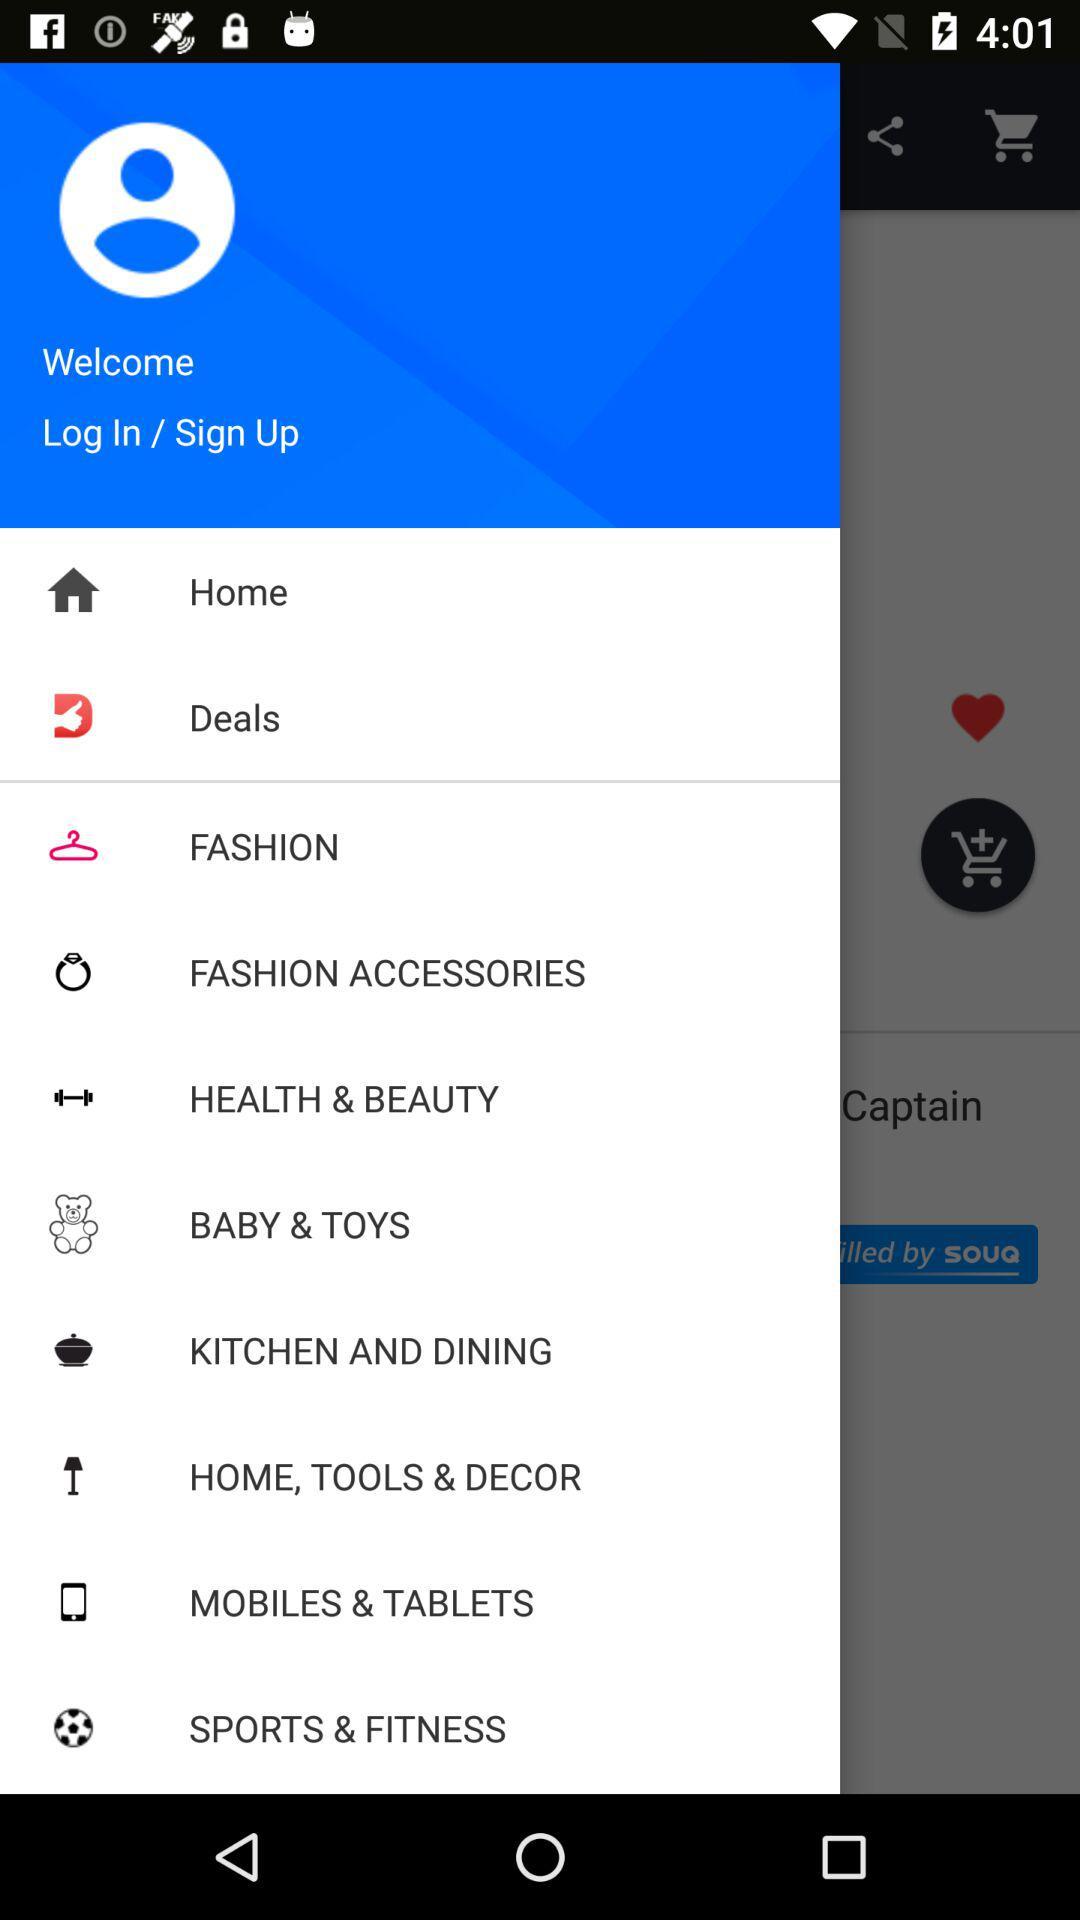 This screenshot has width=1080, height=1920. What do you see at coordinates (977, 859) in the screenshot?
I see `the cart icon` at bounding box center [977, 859].